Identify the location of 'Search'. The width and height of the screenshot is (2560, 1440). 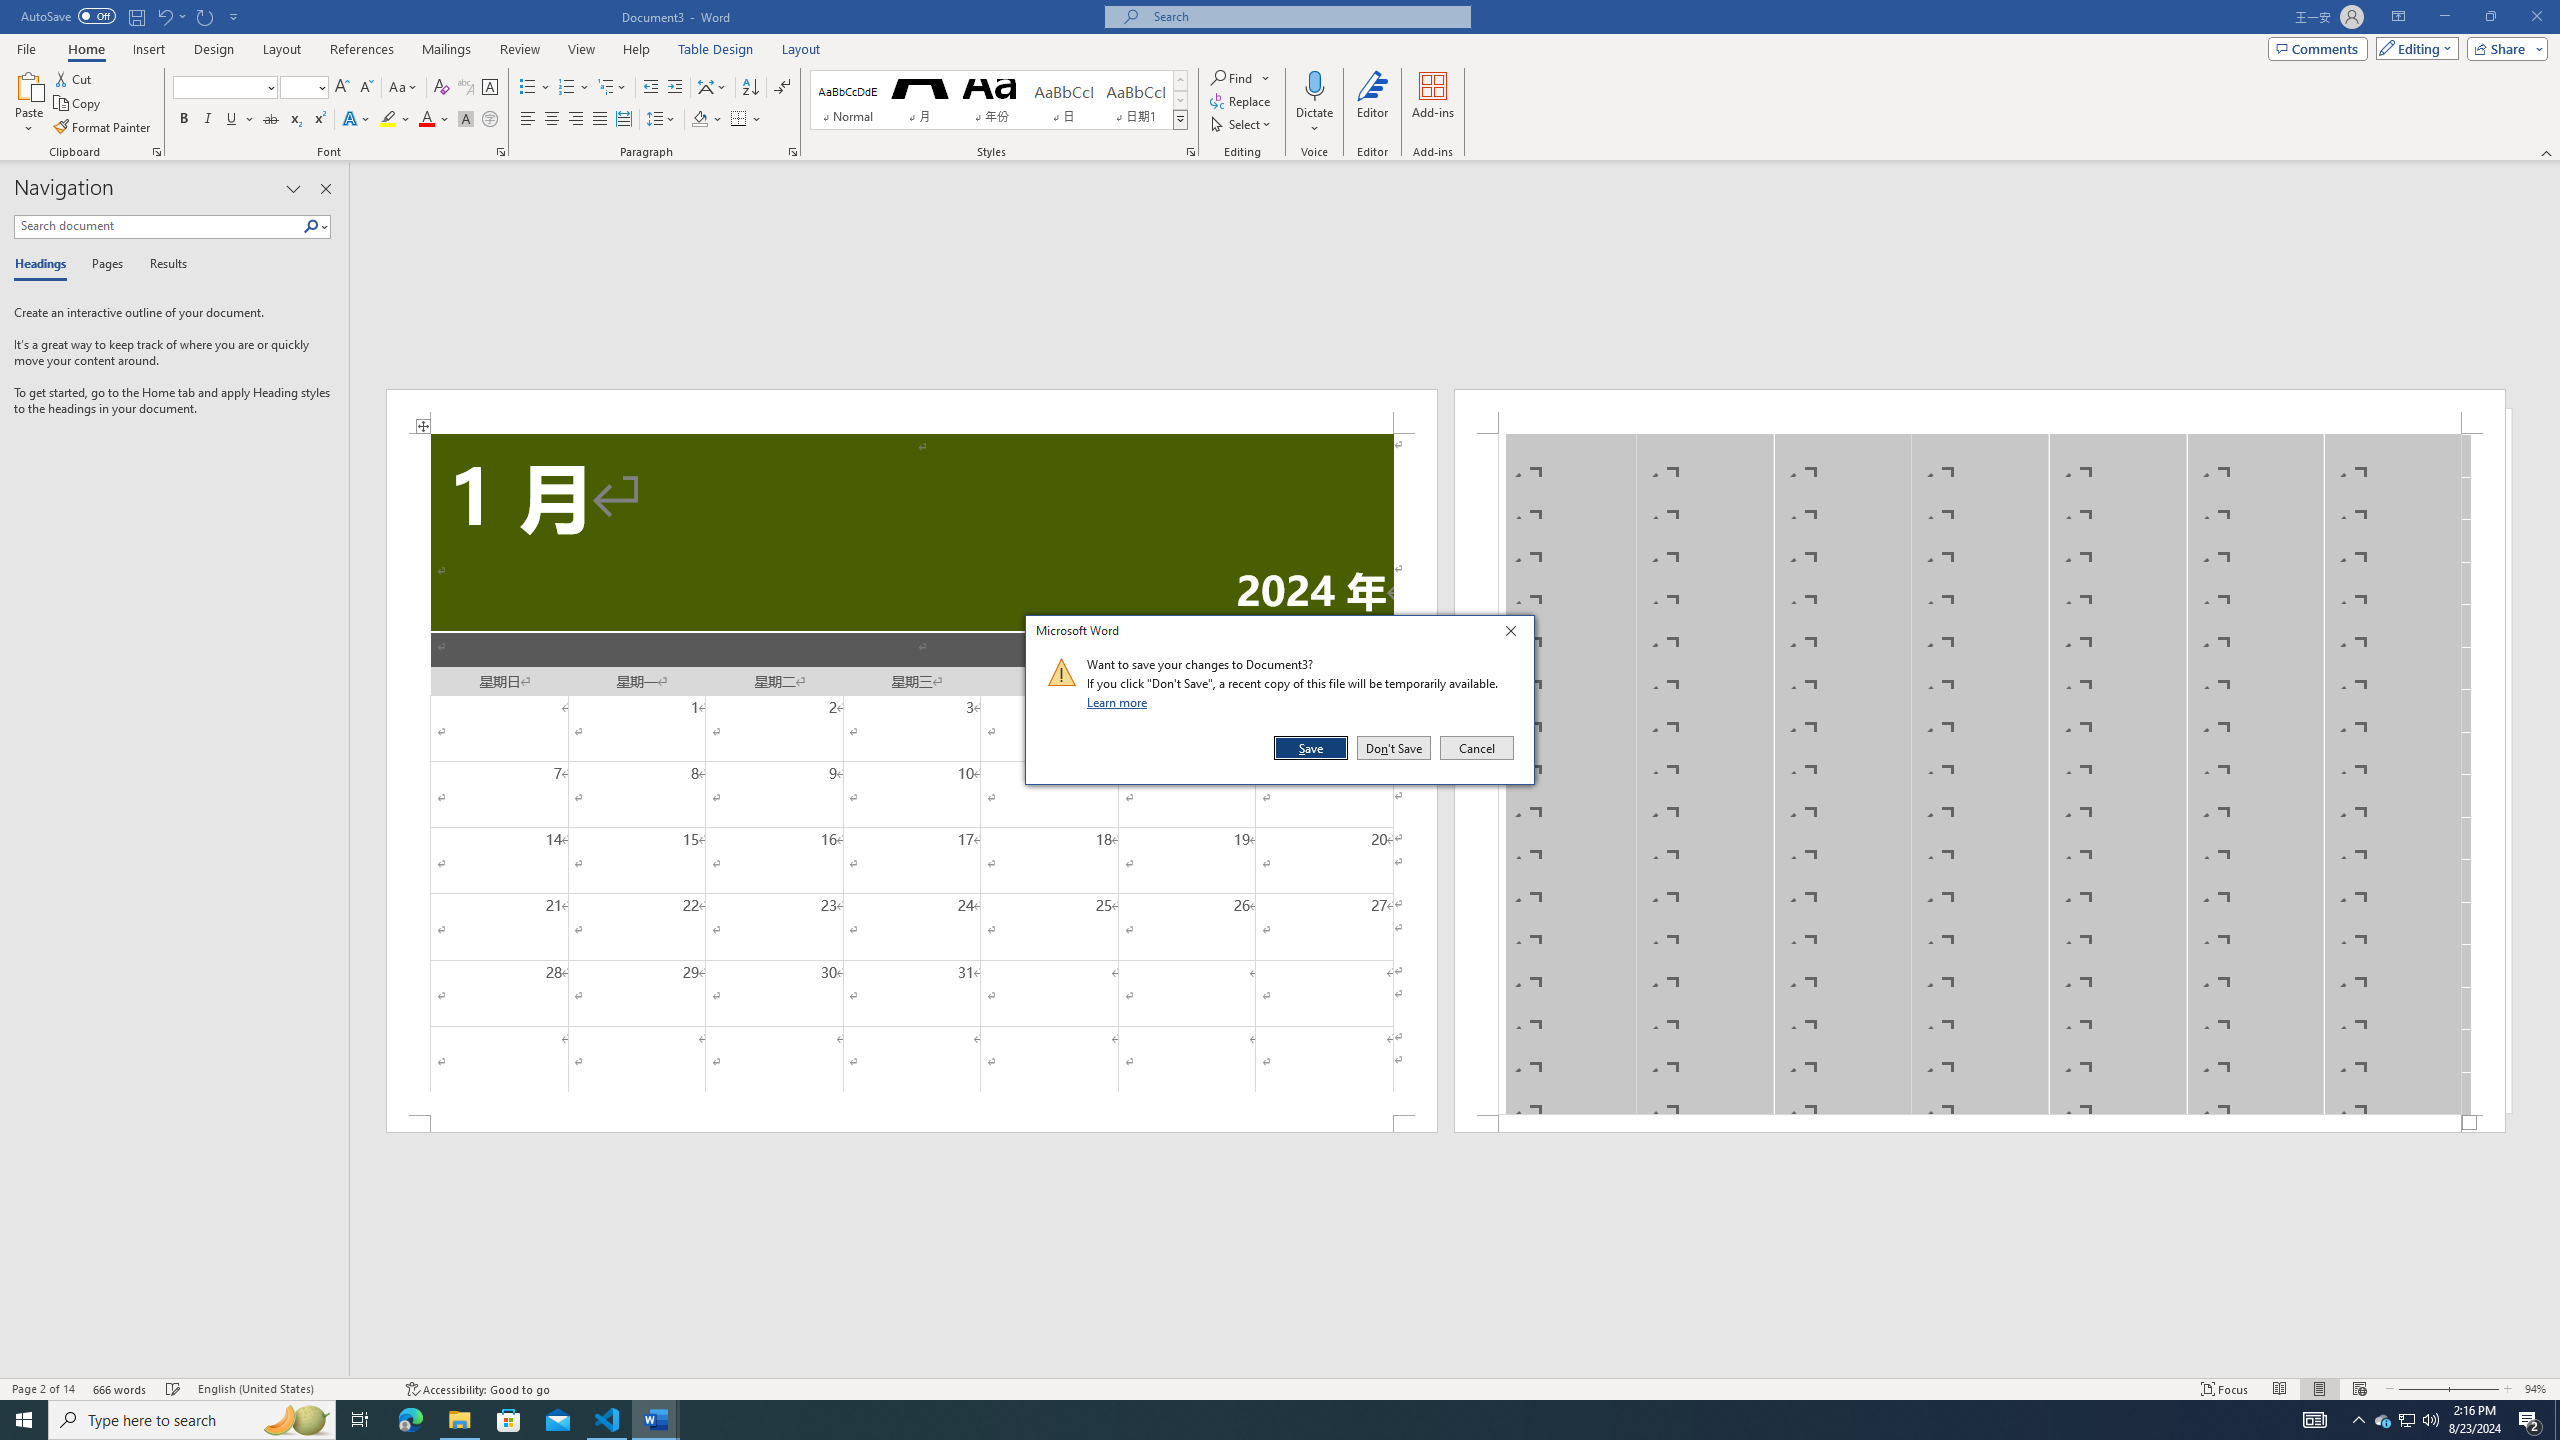
(315, 225).